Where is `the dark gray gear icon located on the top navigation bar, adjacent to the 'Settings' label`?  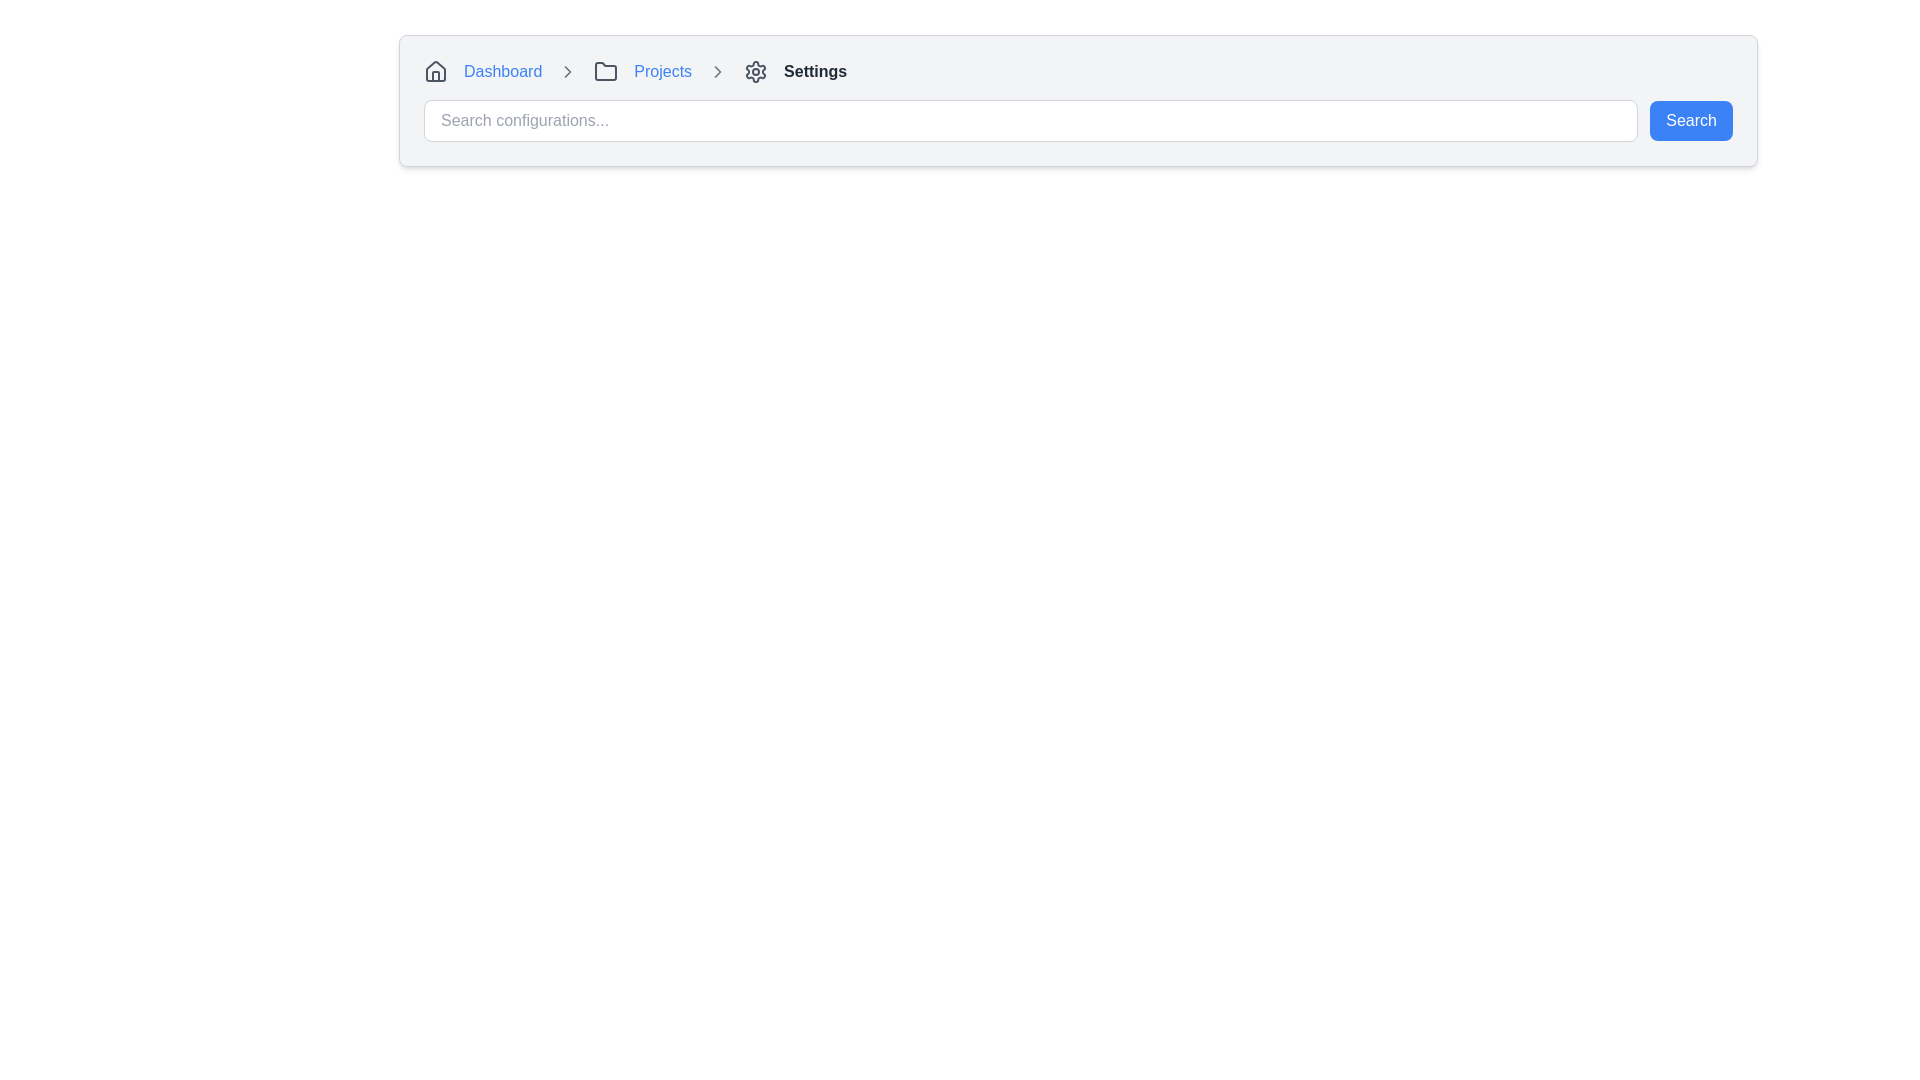
the dark gray gear icon located on the top navigation bar, adjacent to the 'Settings' label is located at coordinates (755, 71).